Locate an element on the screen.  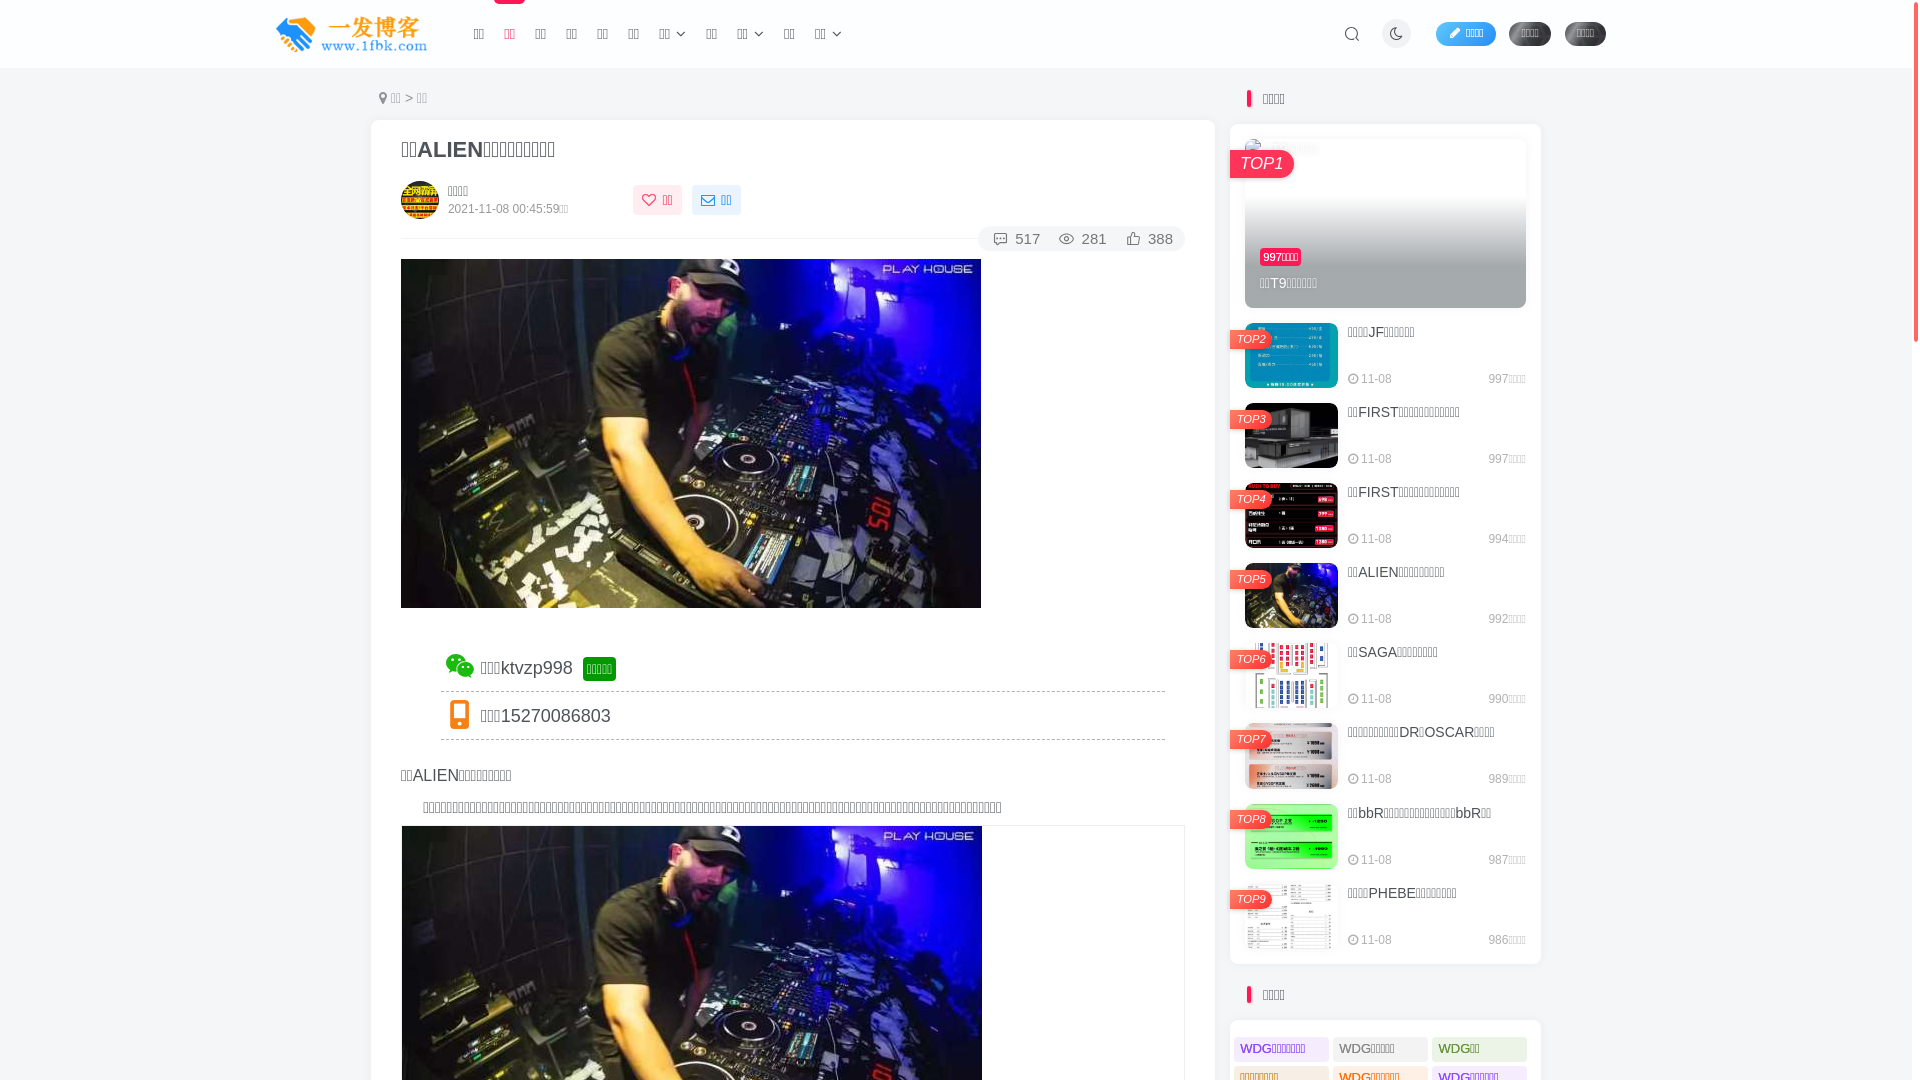
'517' is located at coordinates (1014, 237).